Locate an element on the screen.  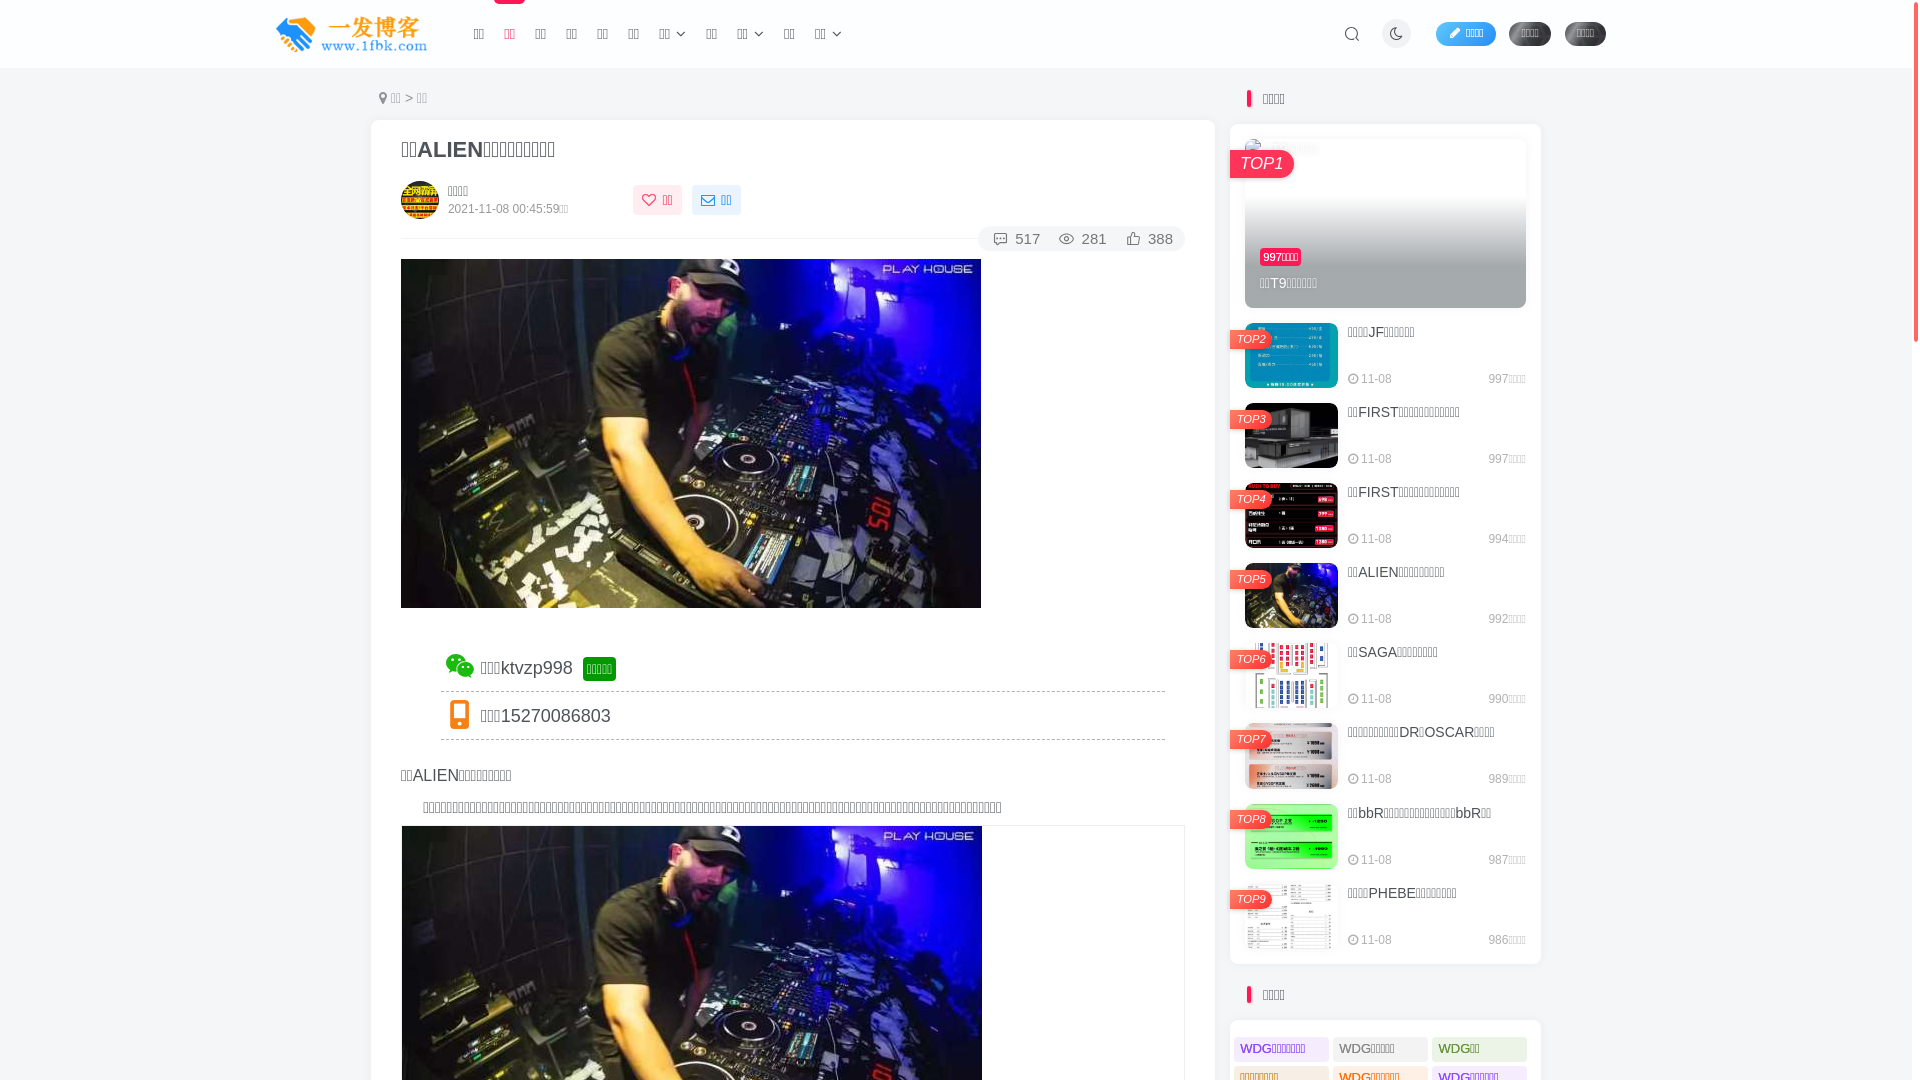
'517' is located at coordinates (1014, 237).